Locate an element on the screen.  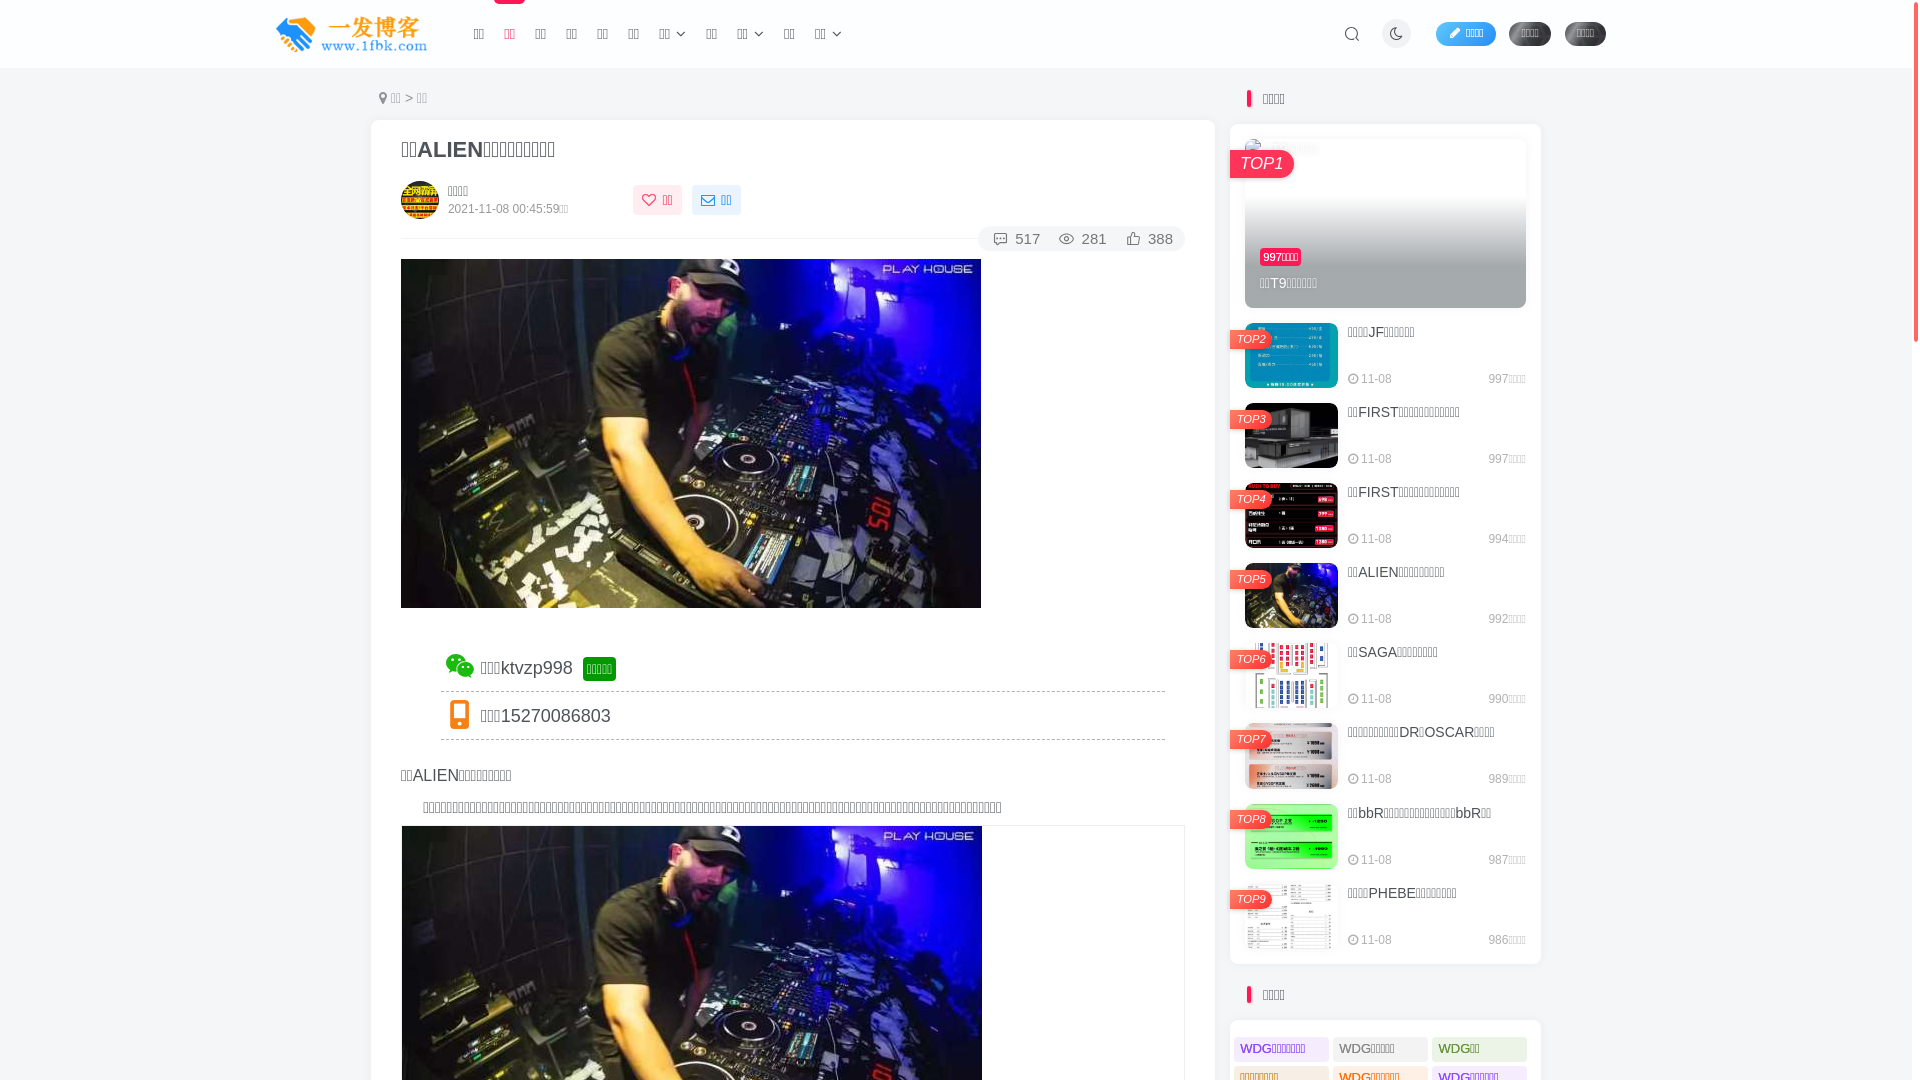
'517' is located at coordinates (1014, 237).